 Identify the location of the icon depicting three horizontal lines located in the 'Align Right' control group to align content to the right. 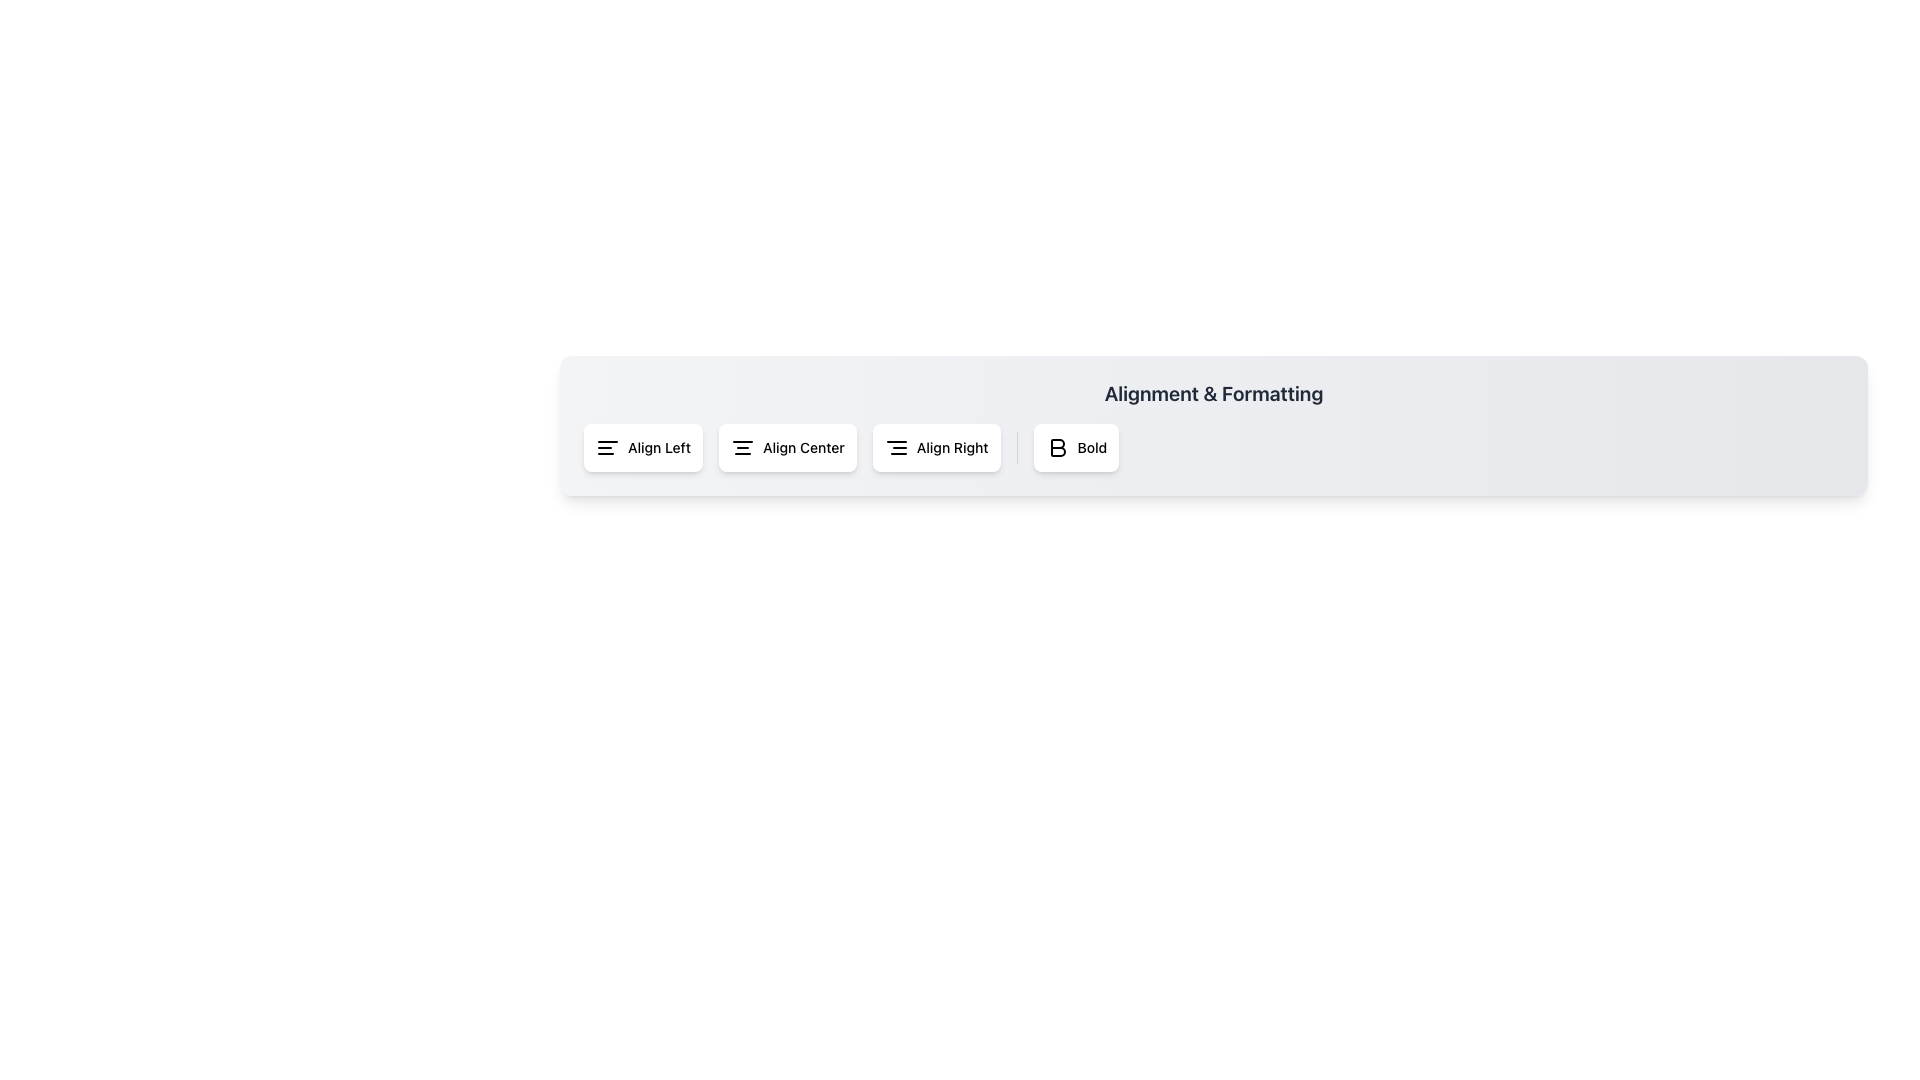
(895, 446).